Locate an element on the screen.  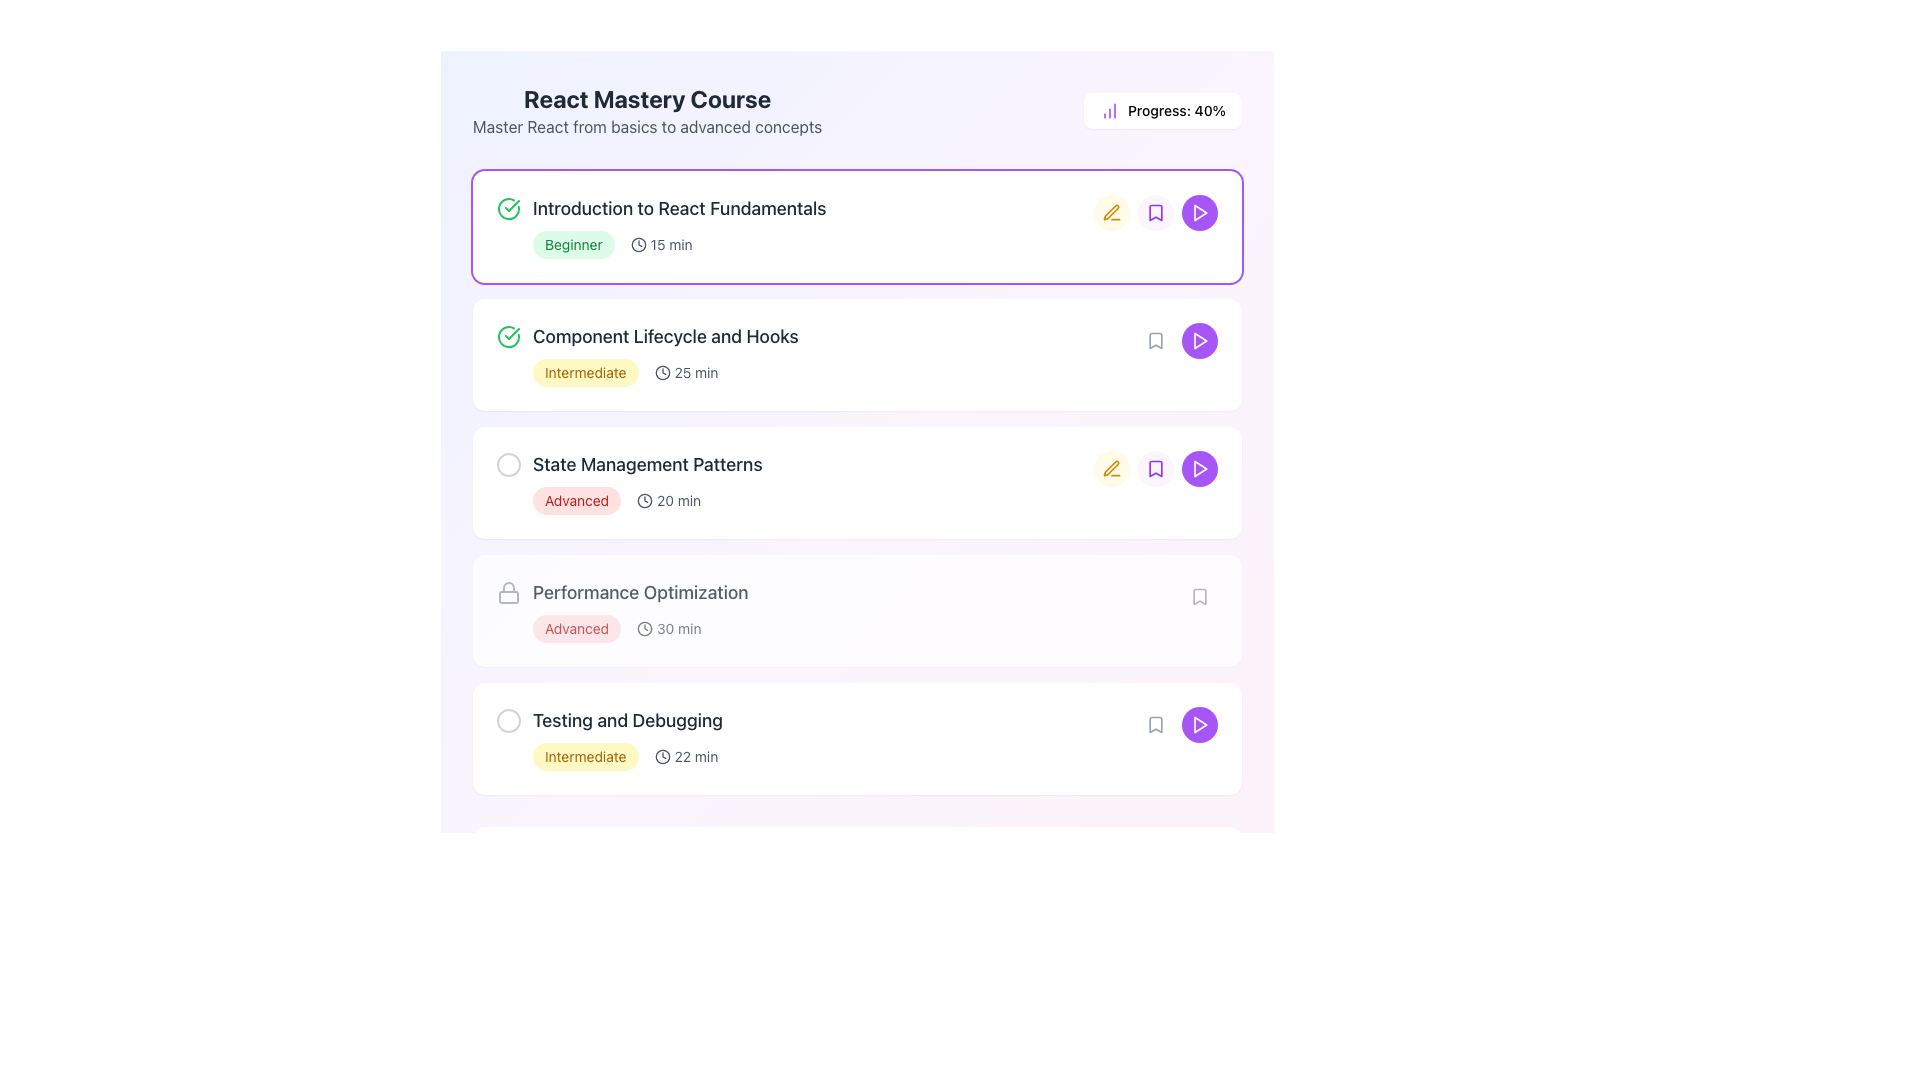
the bookmark icon is located at coordinates (1156, 339).